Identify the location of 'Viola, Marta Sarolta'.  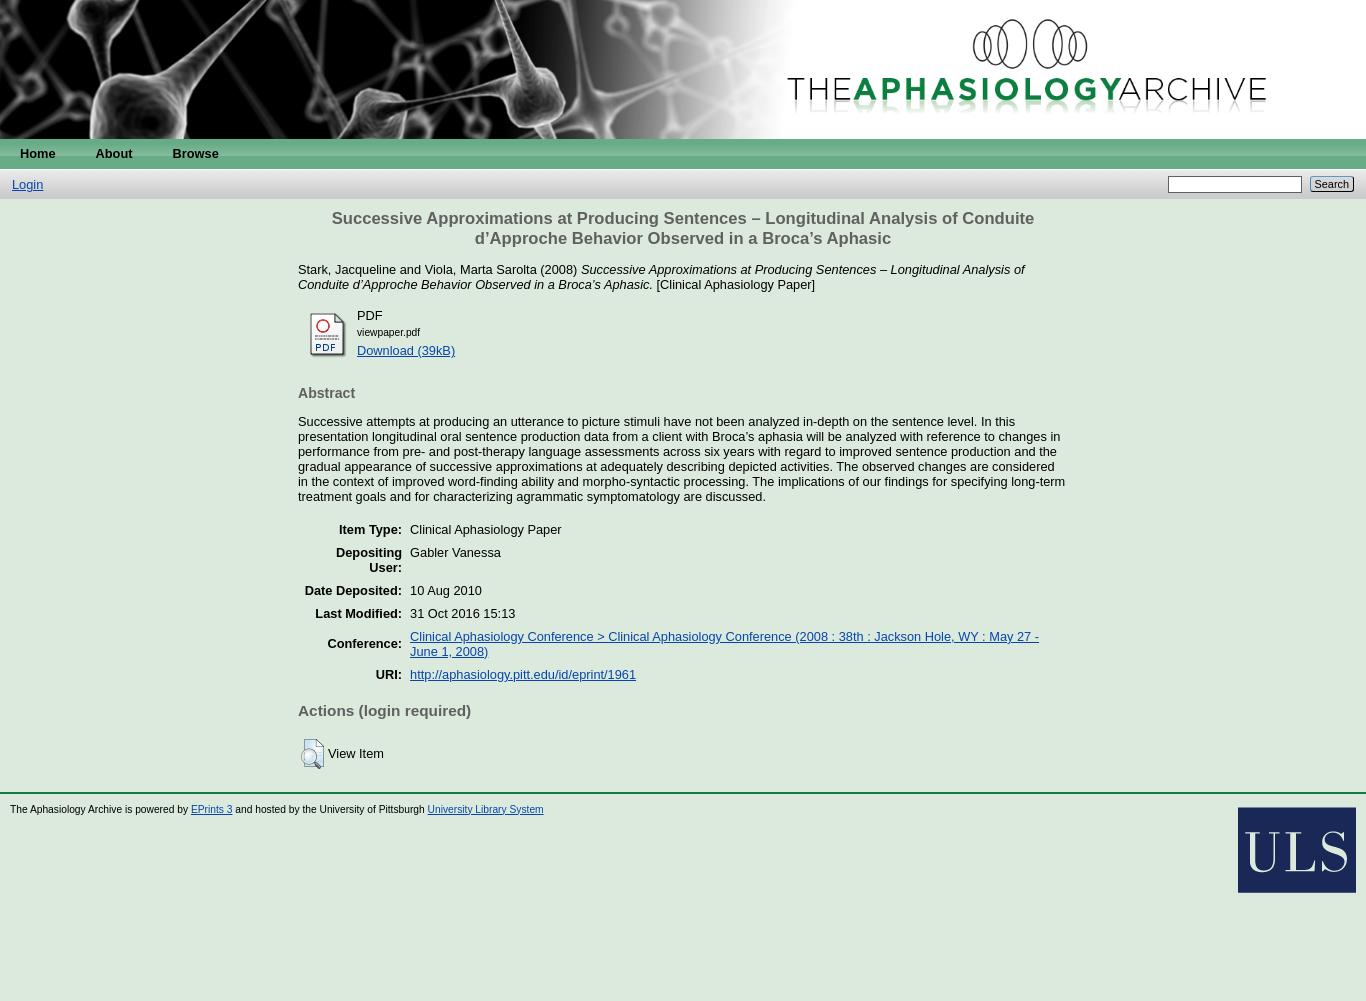
(480, 268).